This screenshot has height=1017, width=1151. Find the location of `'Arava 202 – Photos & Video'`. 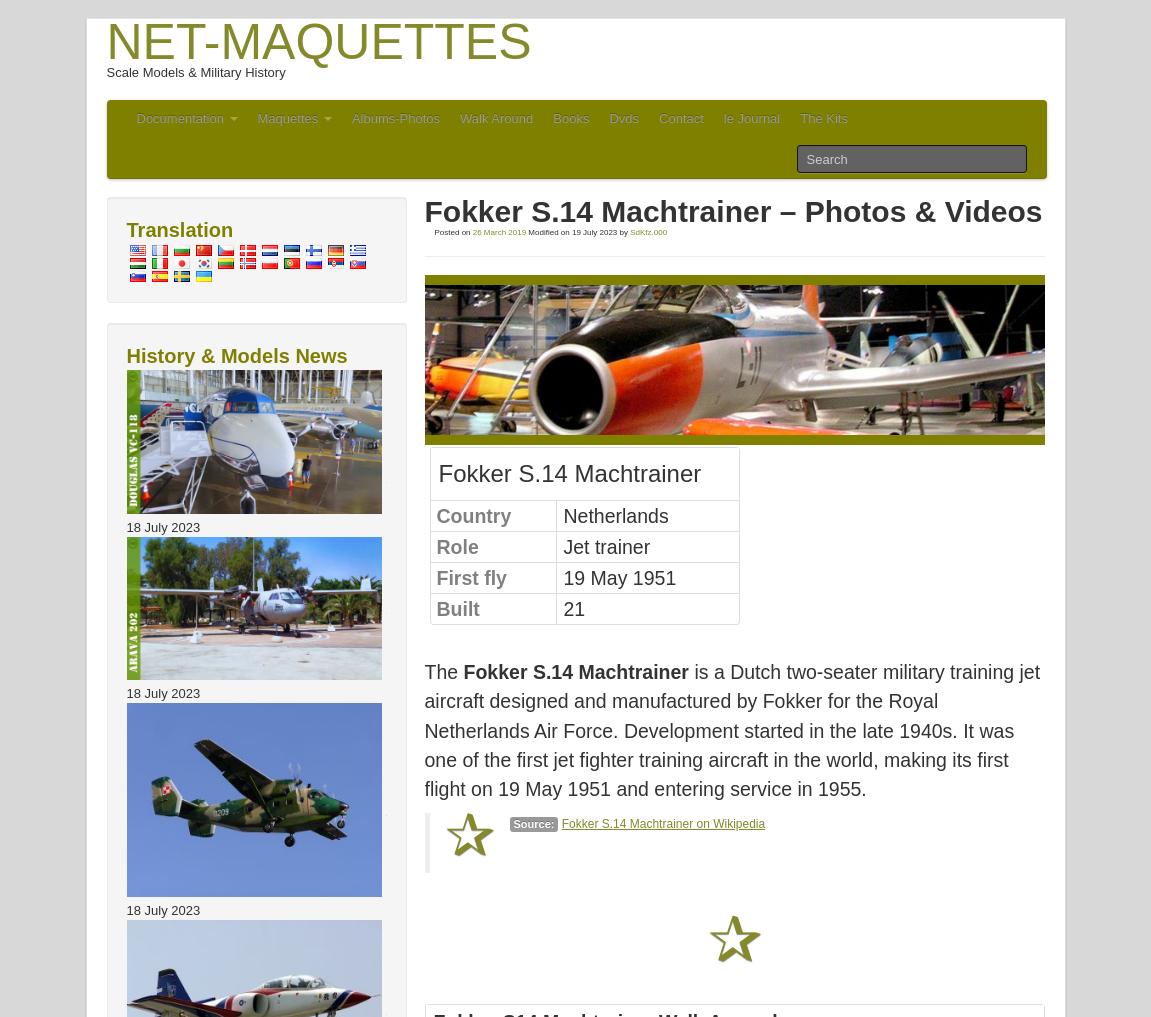

'Arava 202 – Photos & Video' is located at coordinates (404, 580).